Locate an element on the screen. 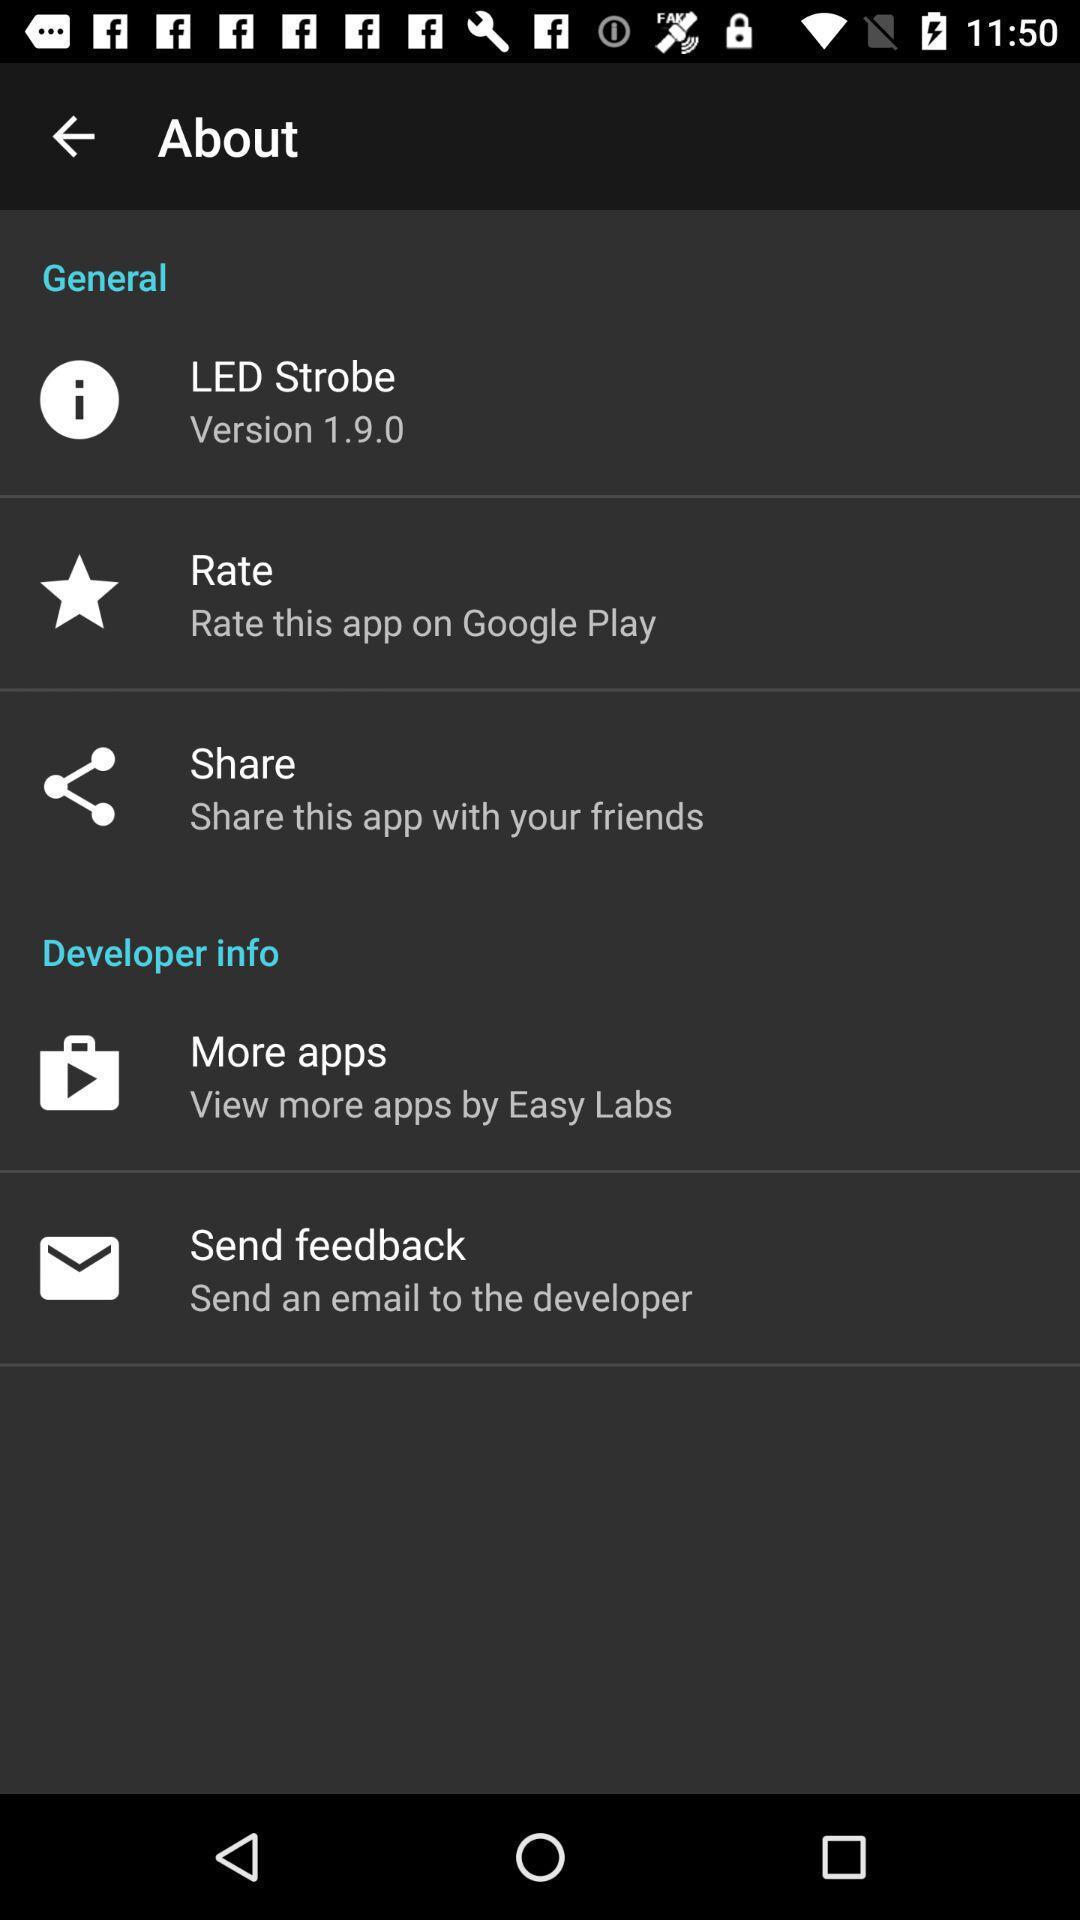 Image resolution: width=1080 pixels, height=1920 pixels. icon next to the about app is located at coordinates (72, 135).